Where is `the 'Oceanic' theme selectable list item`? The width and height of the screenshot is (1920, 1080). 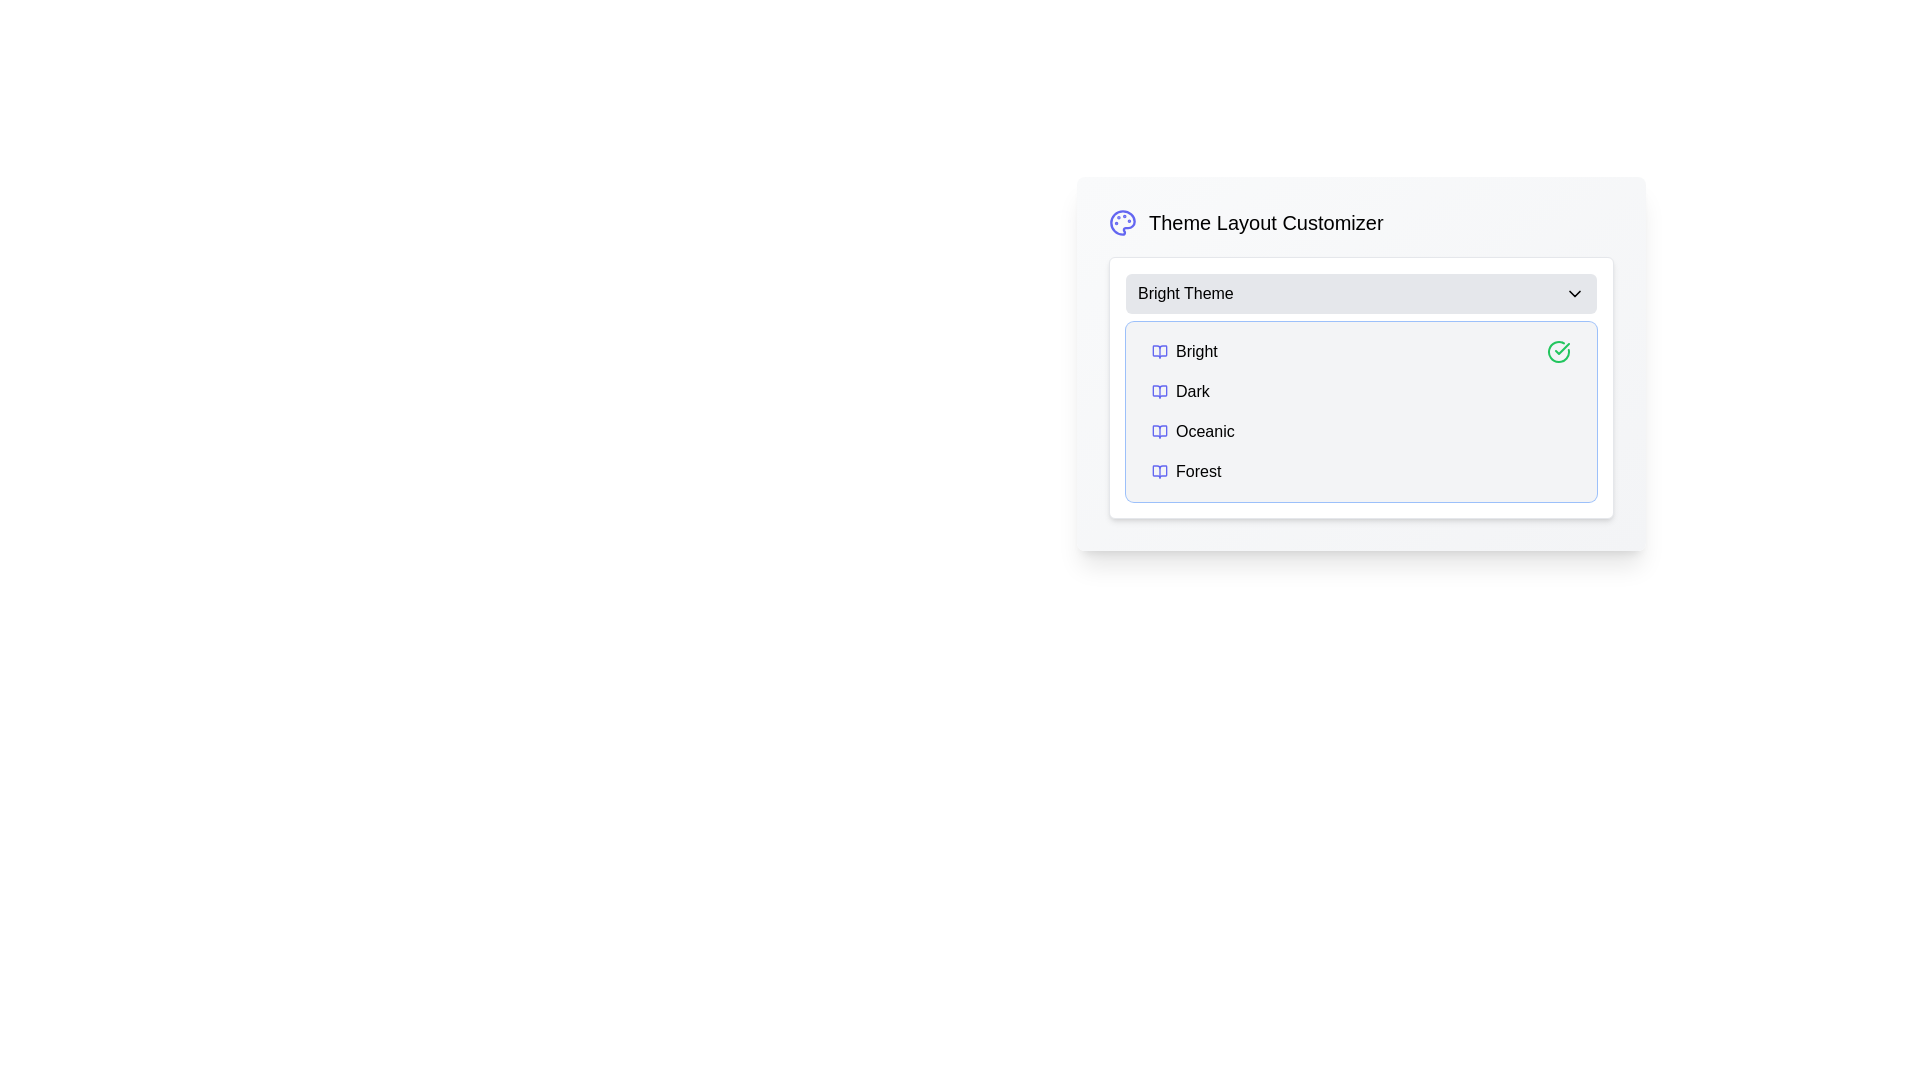 the 'Oceanic' theme selectable list item is located at coordinates (1360, 431).